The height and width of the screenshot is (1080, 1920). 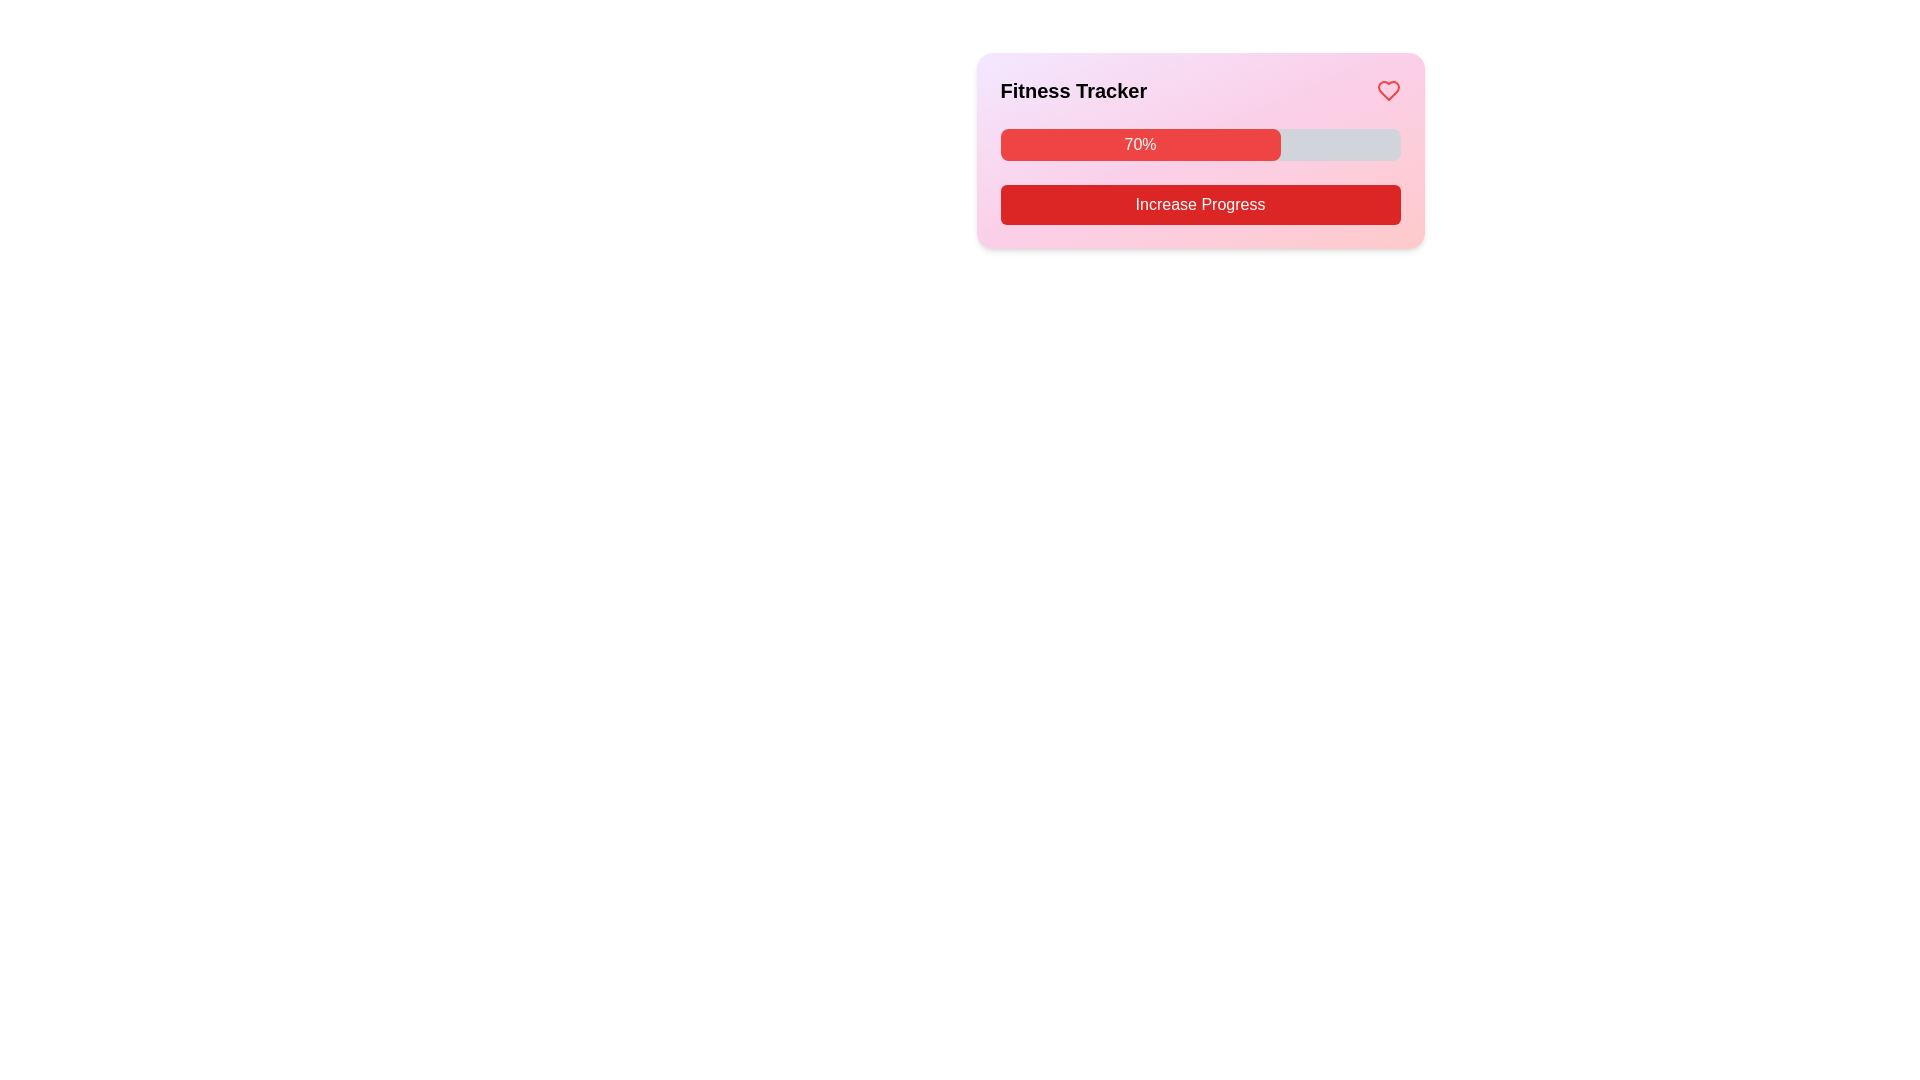 I want to click on the heart-shaped icon outlined with a red stroke, located to the right of the 'Fitness Tracker' text in the card header, so click(x=1387, y=91).